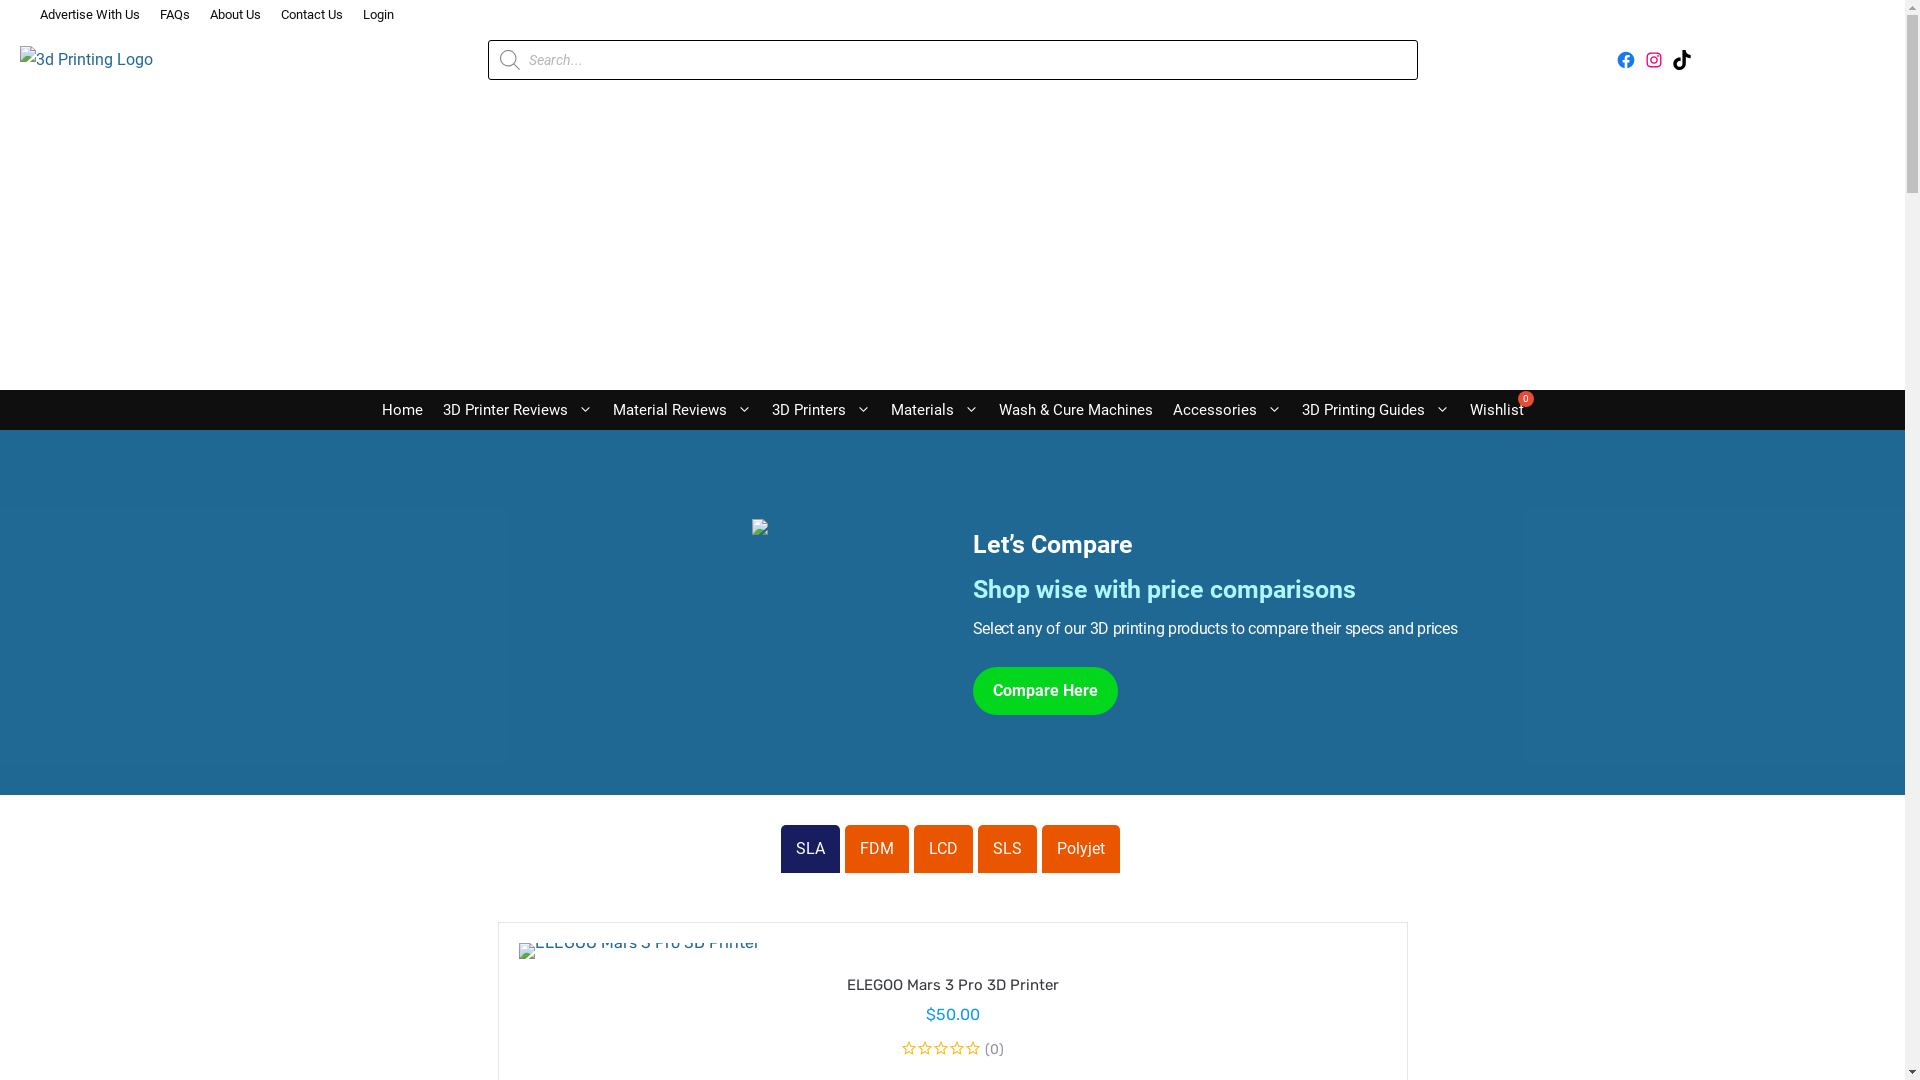  What do you see at coordinates (311, 15) in the screenshot?
I see `'Contact Us'` at bounding box center [311, 15].